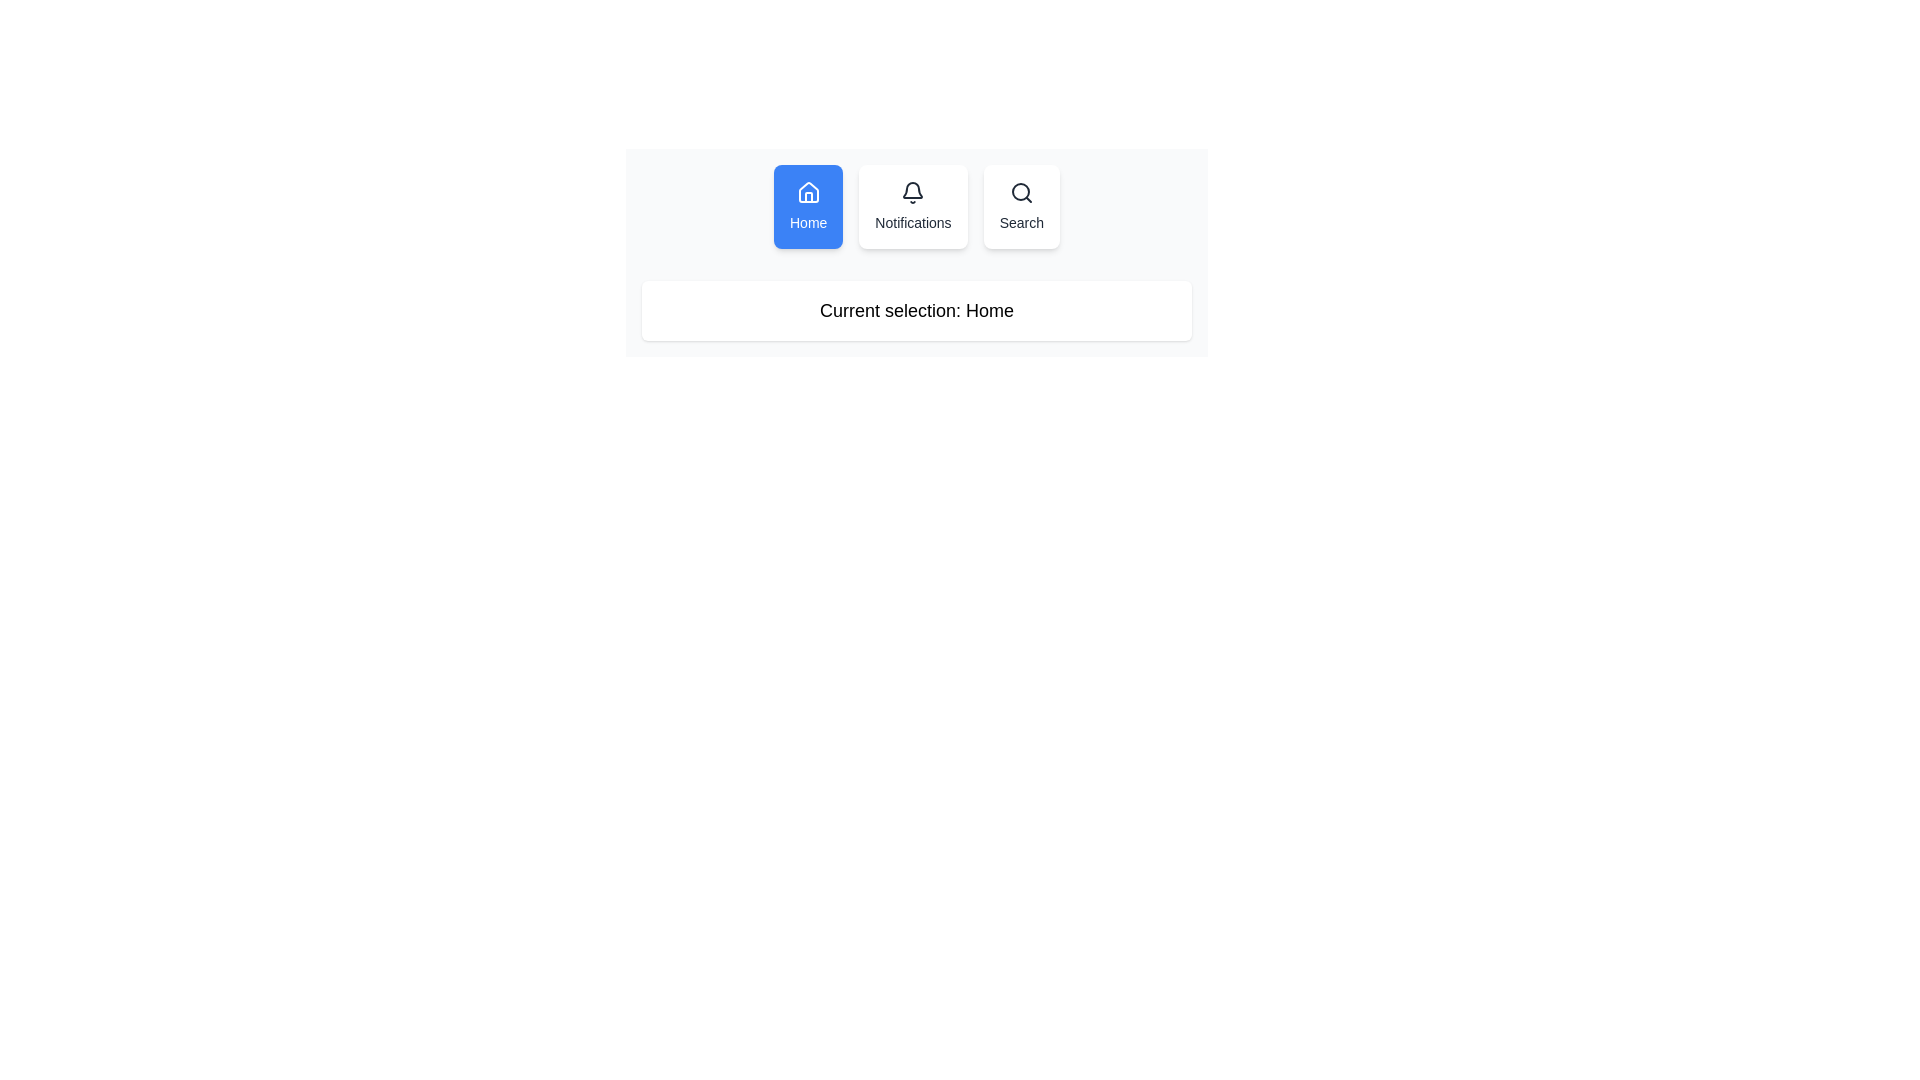  What do you see at coordinates (1021, 207) in the screenshot?
I see `the search button, which is the last of three horizontally aligned buttons` at bounding box center [1021, 207].